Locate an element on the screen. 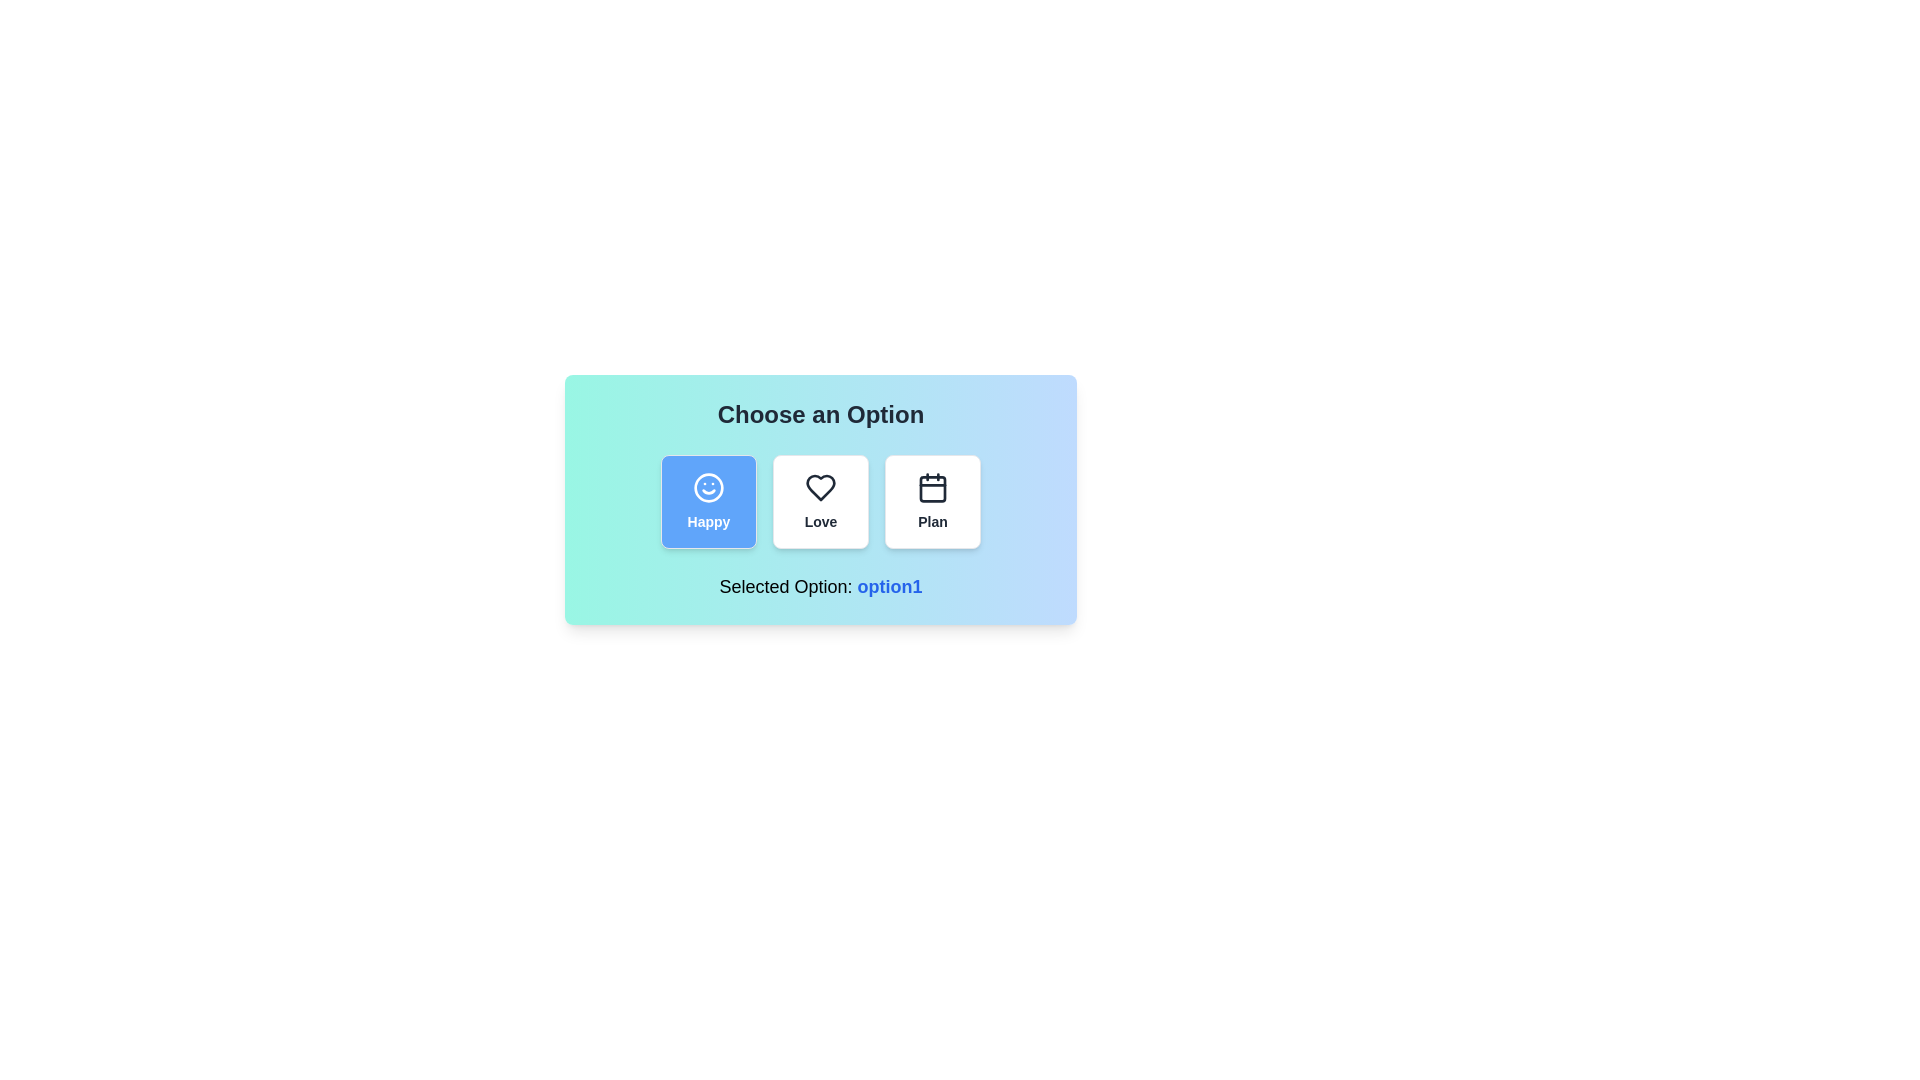 Image resolution: width=1920 pixels, height=1080 pixels. the Decorative Circle Graphic that represents the 'Happy' selection in the smiley face illustration is located at coordinates (709, 488).